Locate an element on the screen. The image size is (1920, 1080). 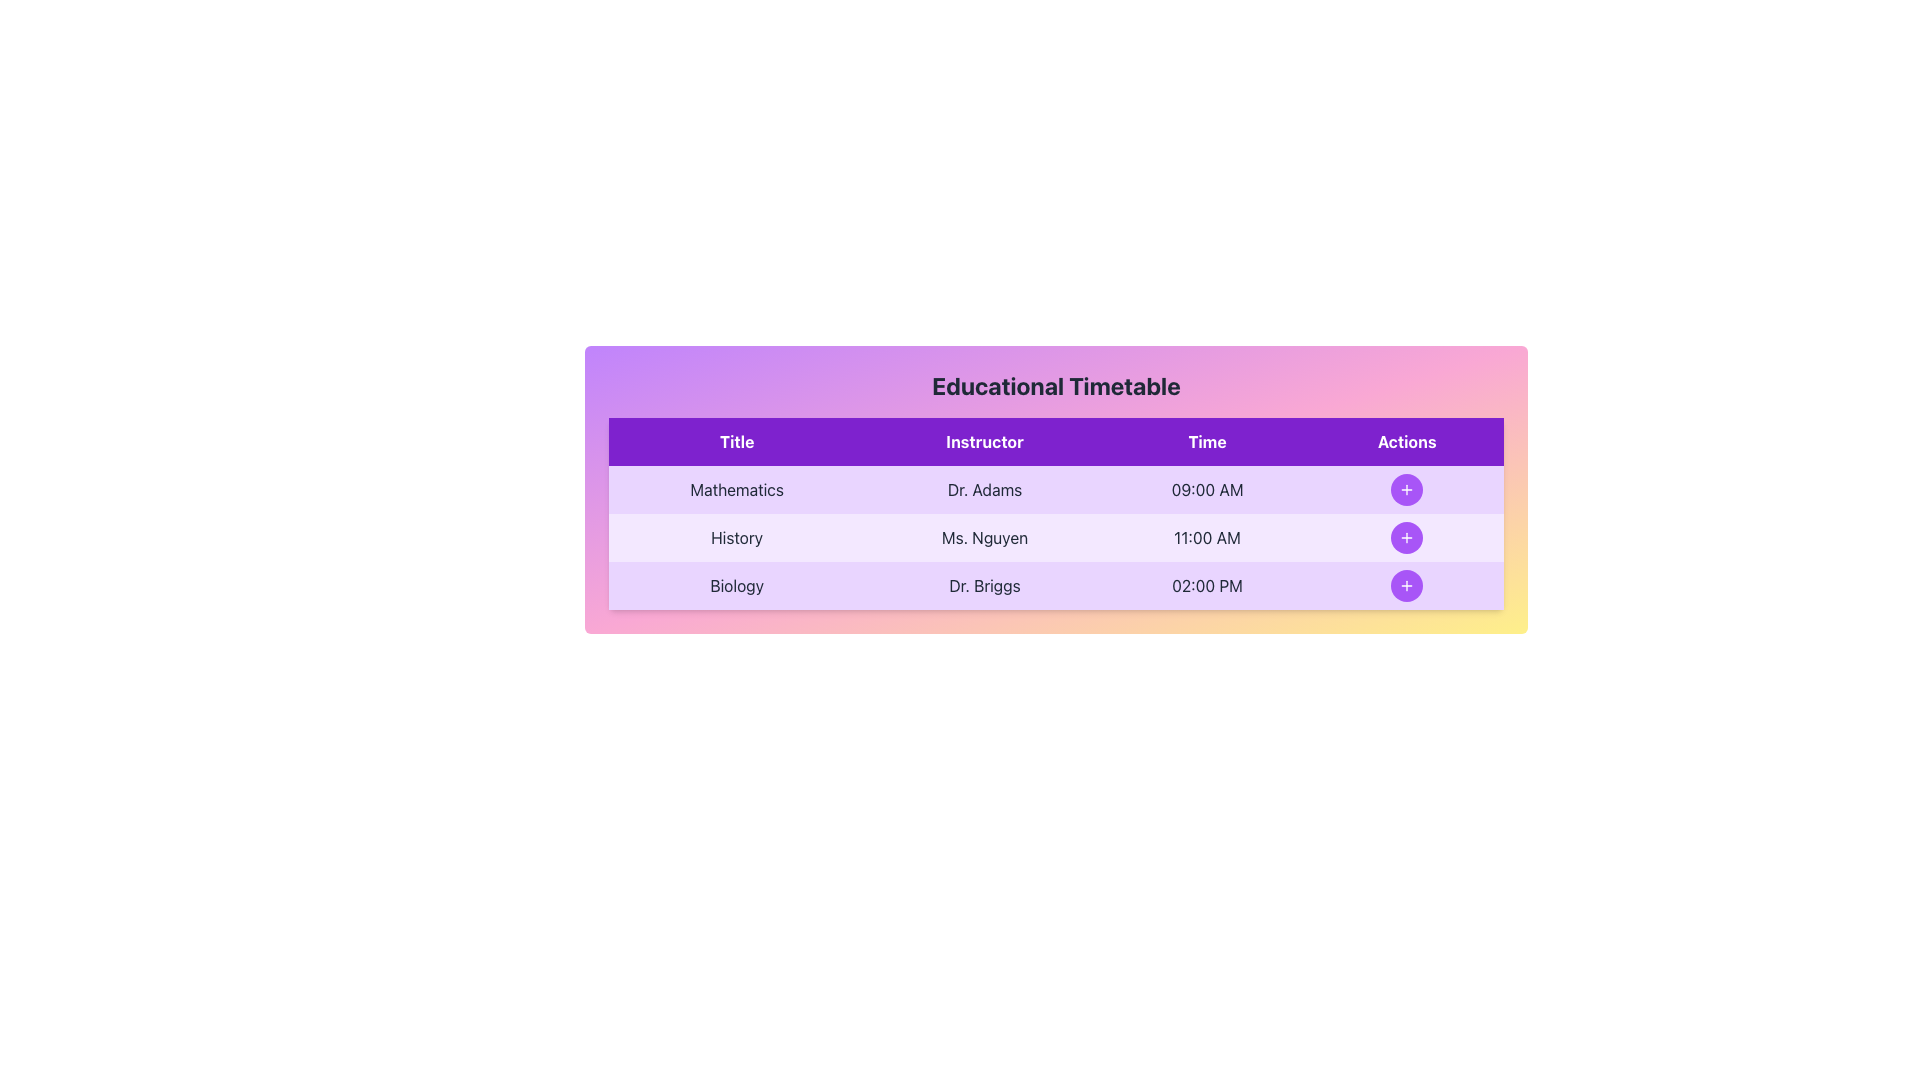
the circular plus icon button with a purple background located in the last column of the second row under the 'Actions' column is located at coordinates (1405, 536).